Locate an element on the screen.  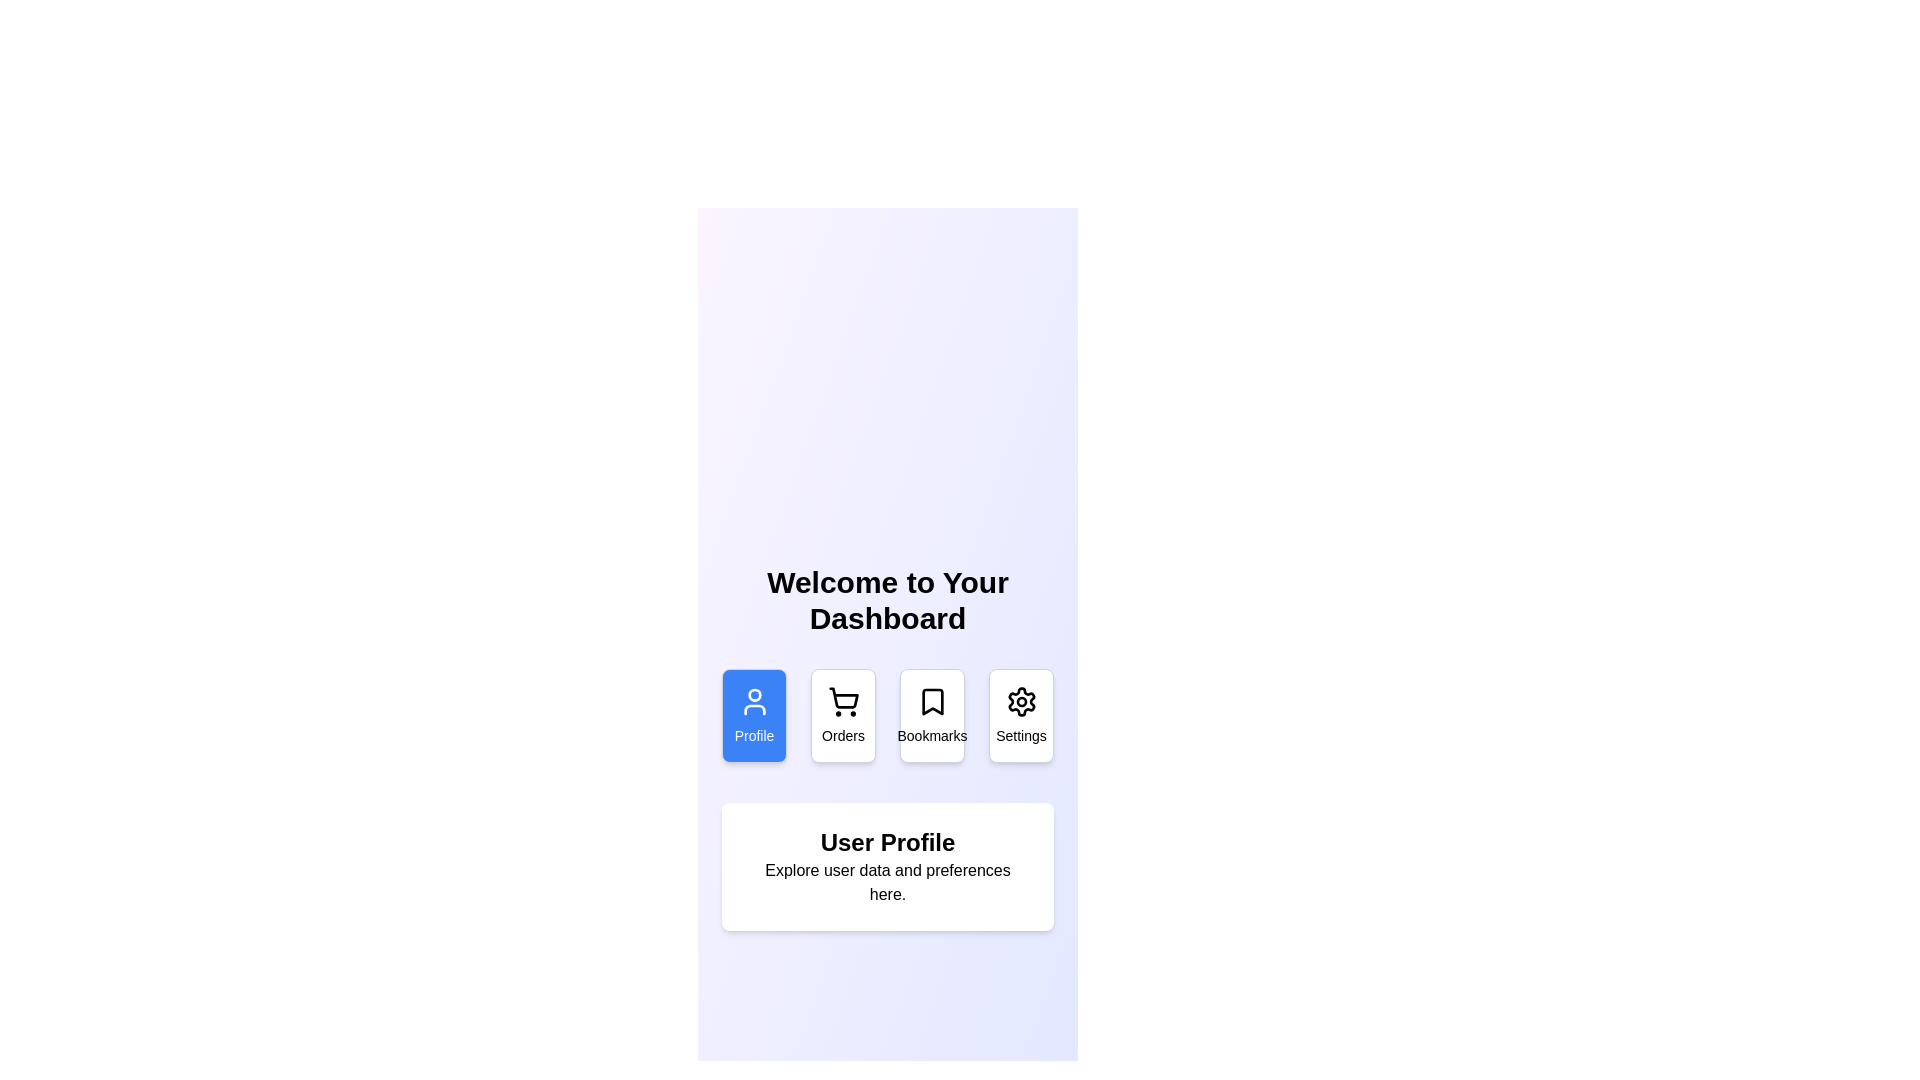
the 'Orders' button located in the dashboard is located at coordinates (843, 697).